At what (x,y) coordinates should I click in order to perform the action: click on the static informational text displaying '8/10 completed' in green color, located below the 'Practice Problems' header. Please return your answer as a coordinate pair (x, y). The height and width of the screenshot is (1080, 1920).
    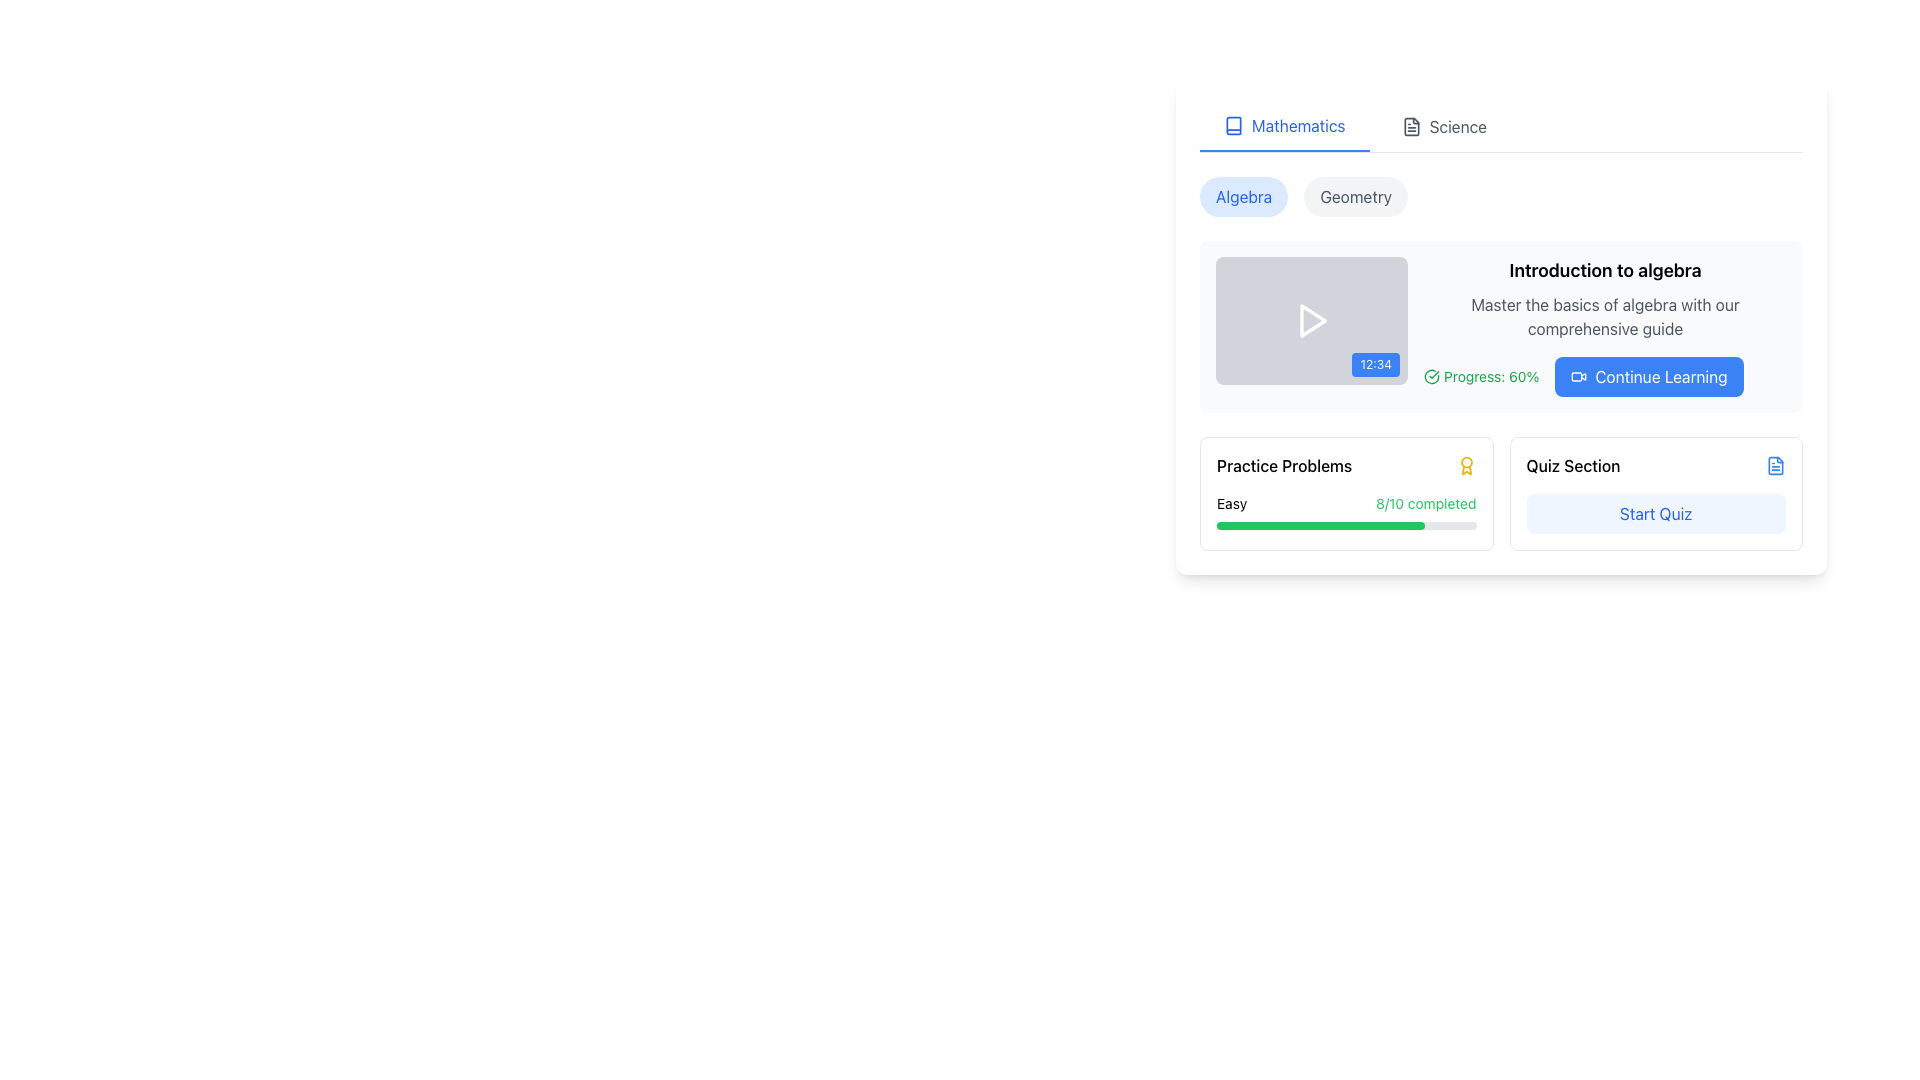
    Looking at the image, I should click on (1425, 503).